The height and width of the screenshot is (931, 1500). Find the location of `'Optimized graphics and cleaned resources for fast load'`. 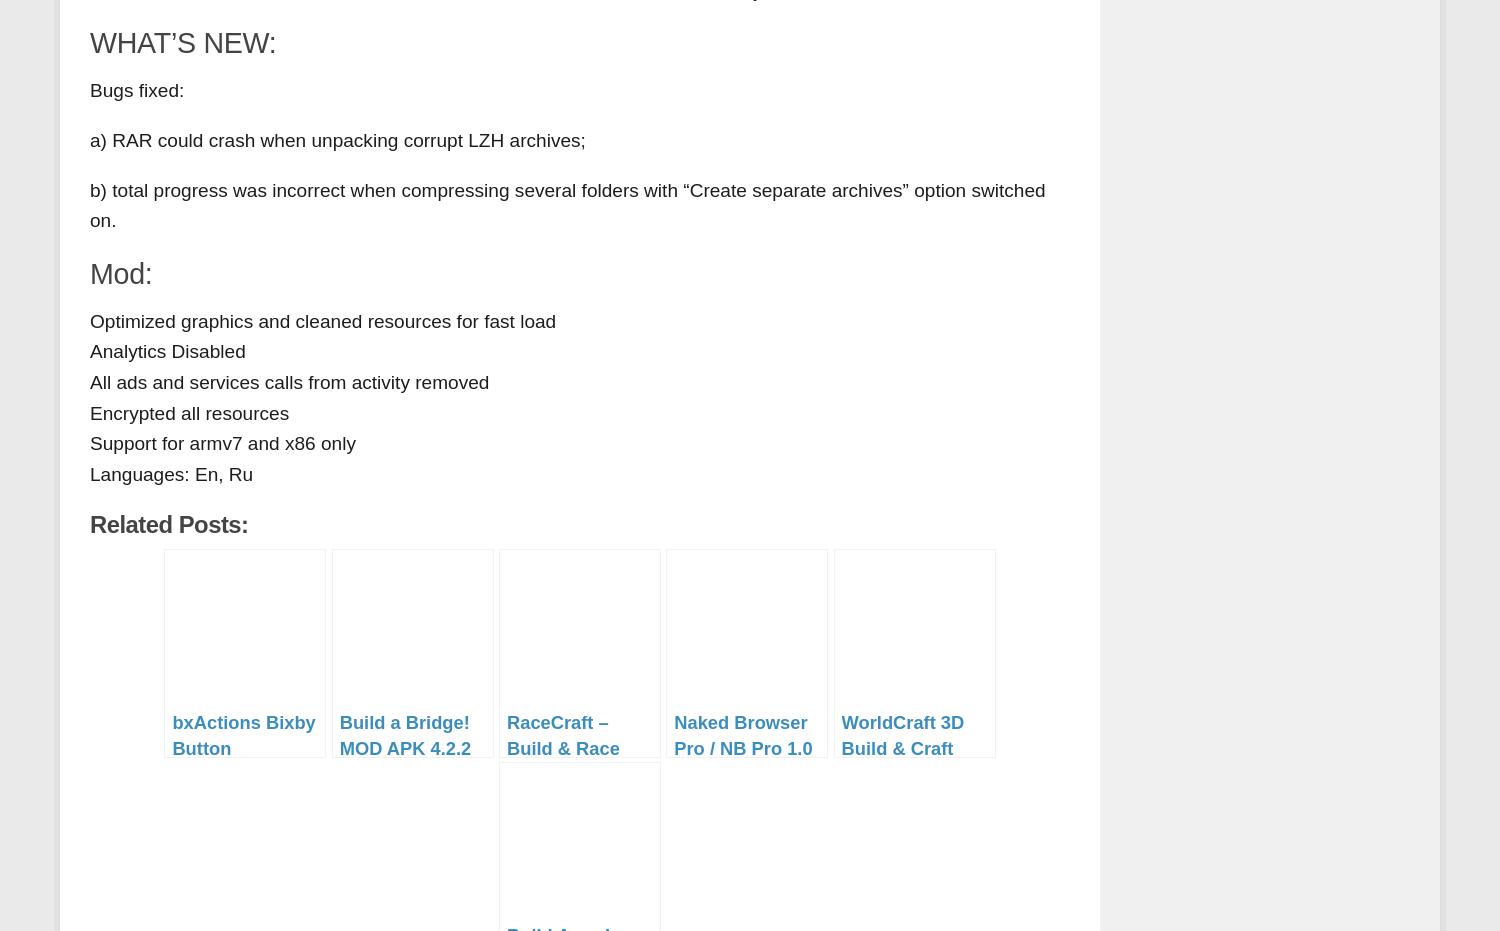

'Optimized graphics and cleaned resources for fast load' is located at coordinates (321, 319).